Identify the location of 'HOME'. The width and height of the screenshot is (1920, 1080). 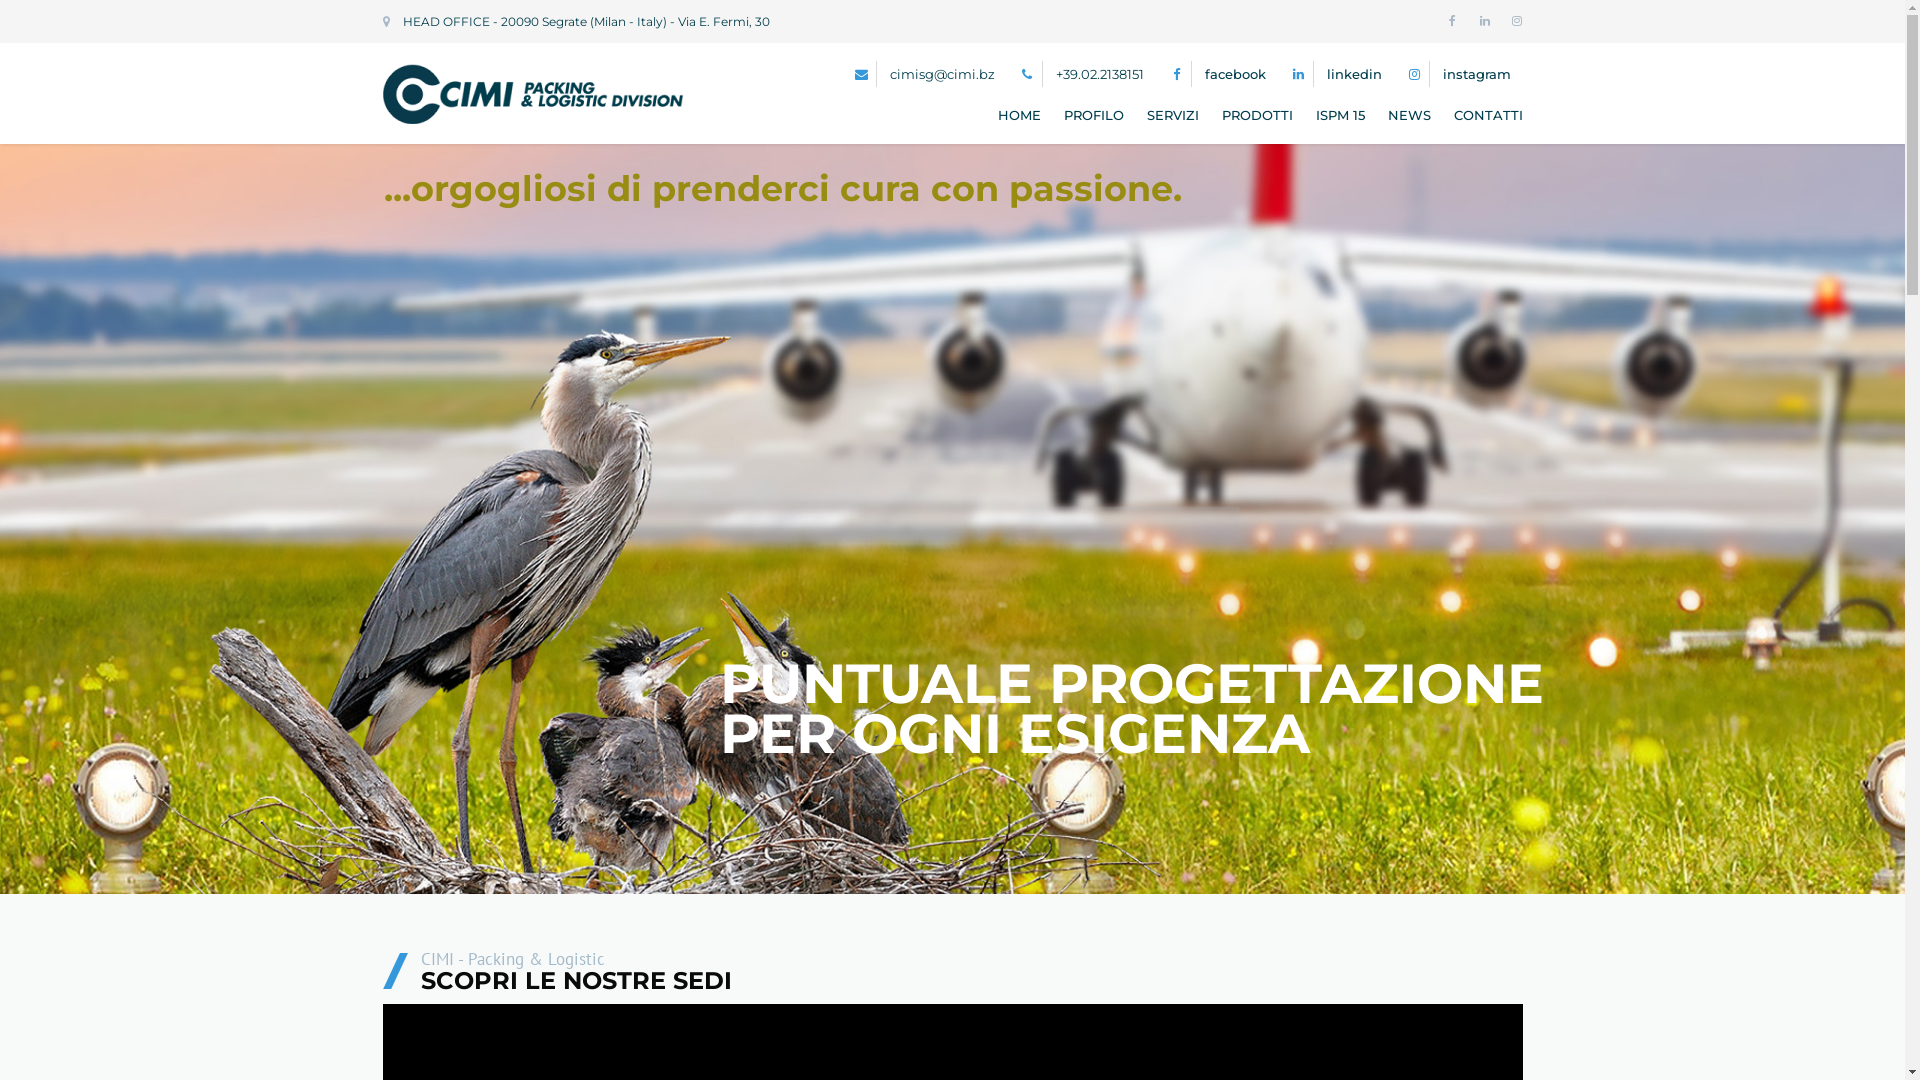
(1019, 115).